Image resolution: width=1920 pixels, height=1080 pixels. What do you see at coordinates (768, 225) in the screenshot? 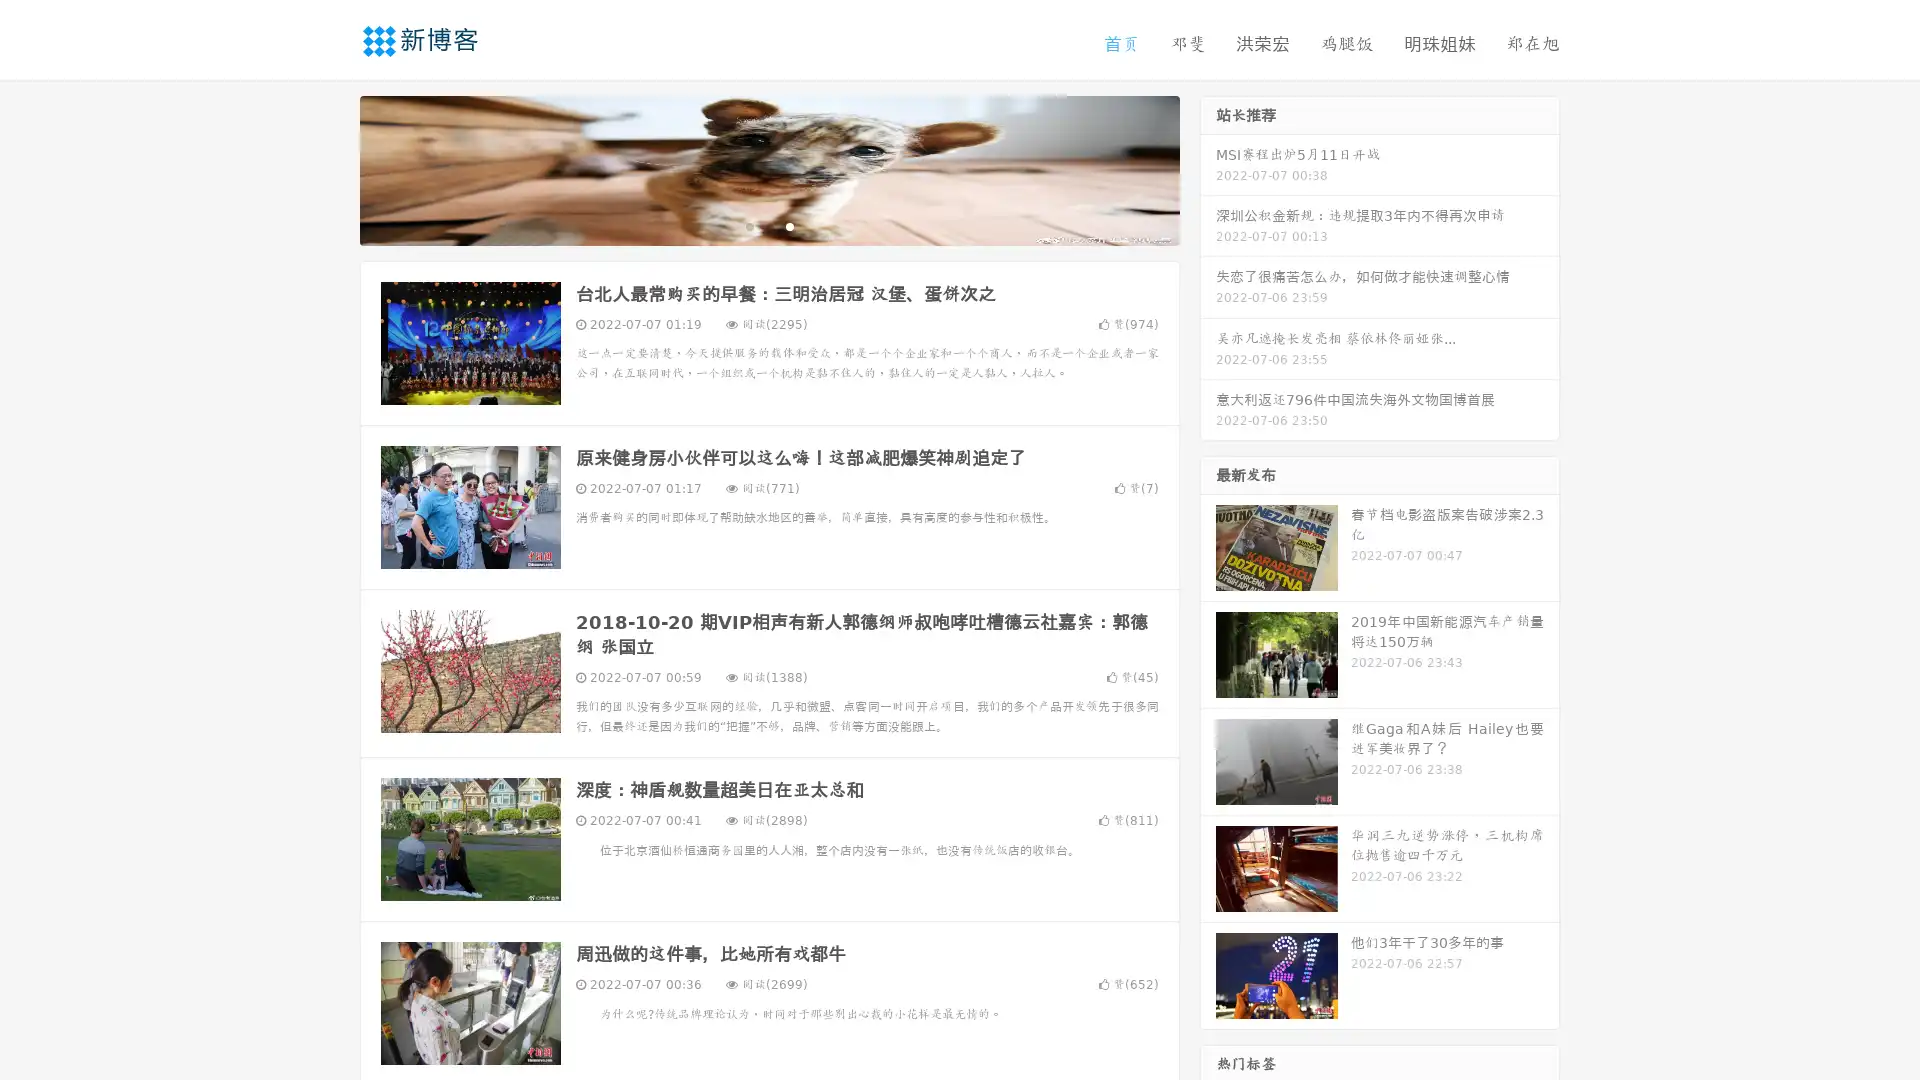
I see `Go to slide 2` at bounding box center [768, 225].